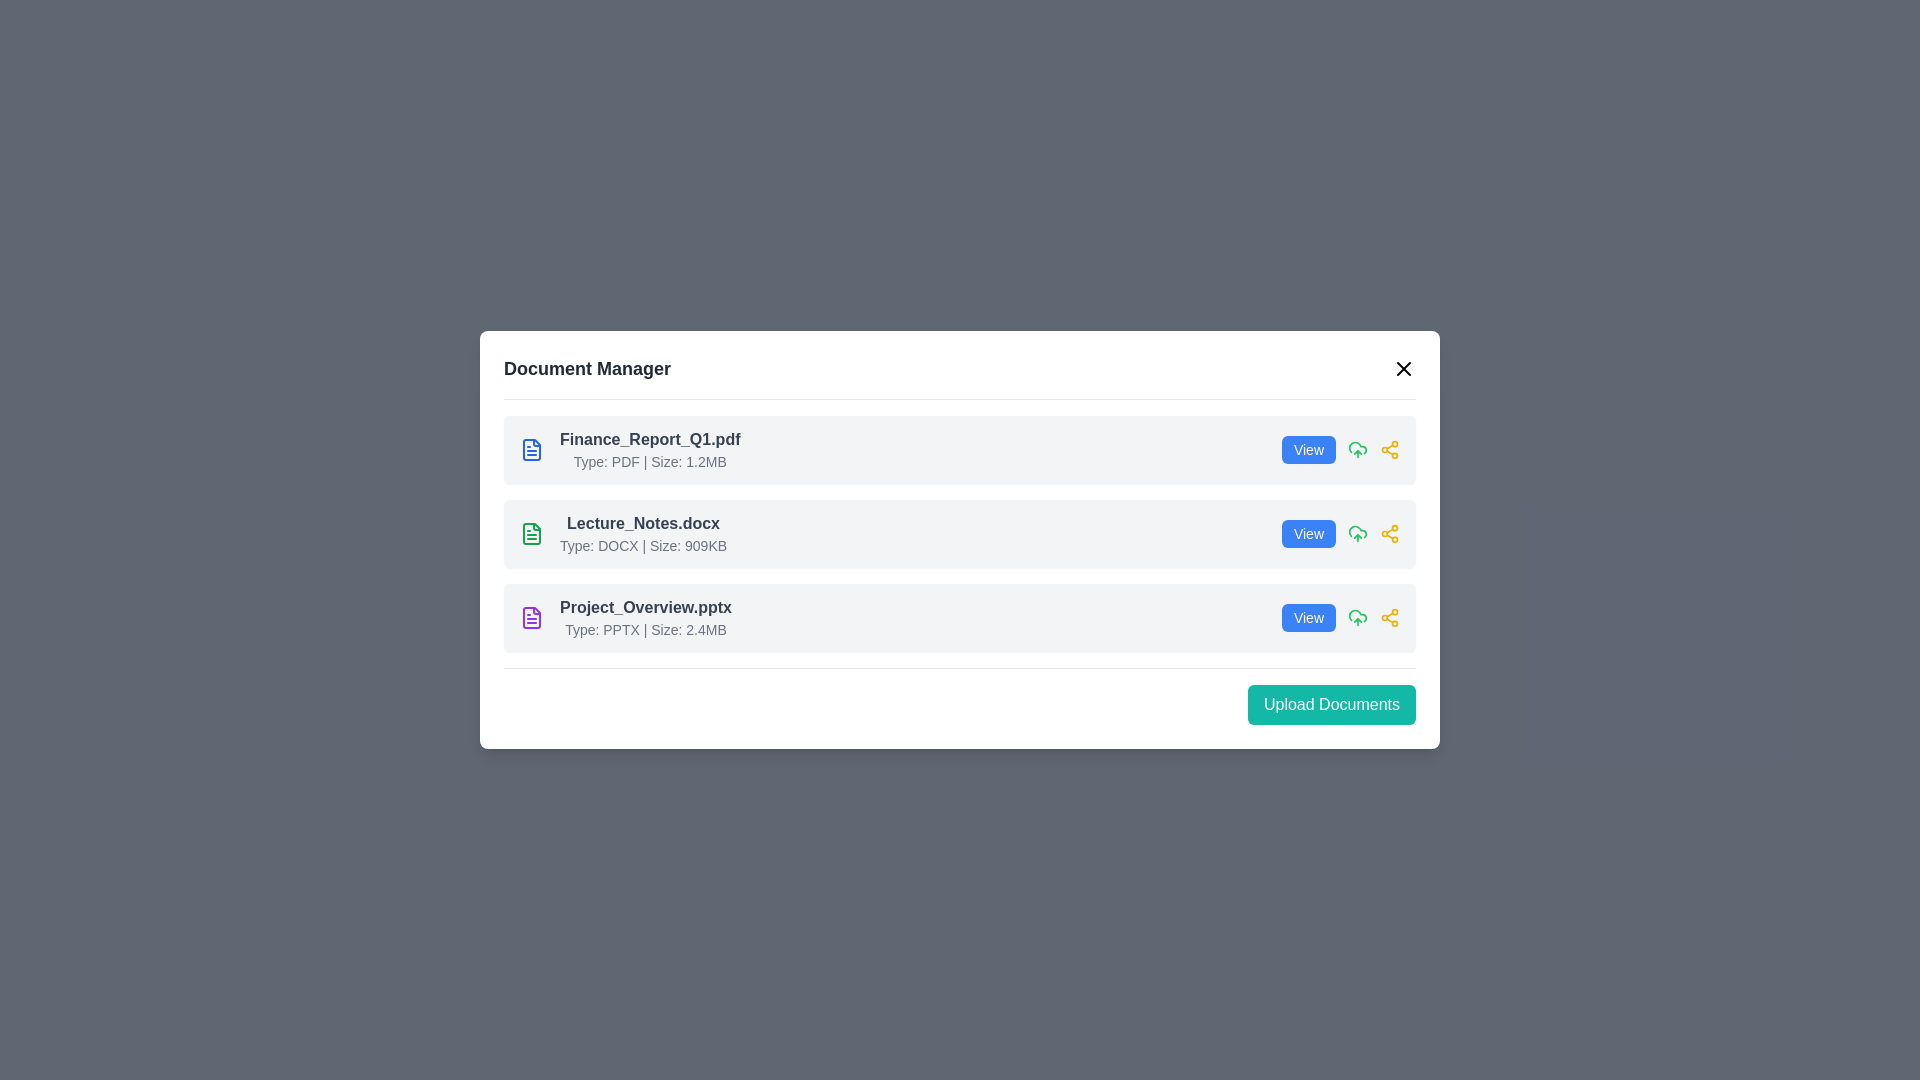  Describe the element at coordinates (532, 450) in the screenshot. I see `the file type icon located at the far left of the entry for 'Finance_Report_Q1.pdf', which serves as a visual indicator for the document type` at that location.